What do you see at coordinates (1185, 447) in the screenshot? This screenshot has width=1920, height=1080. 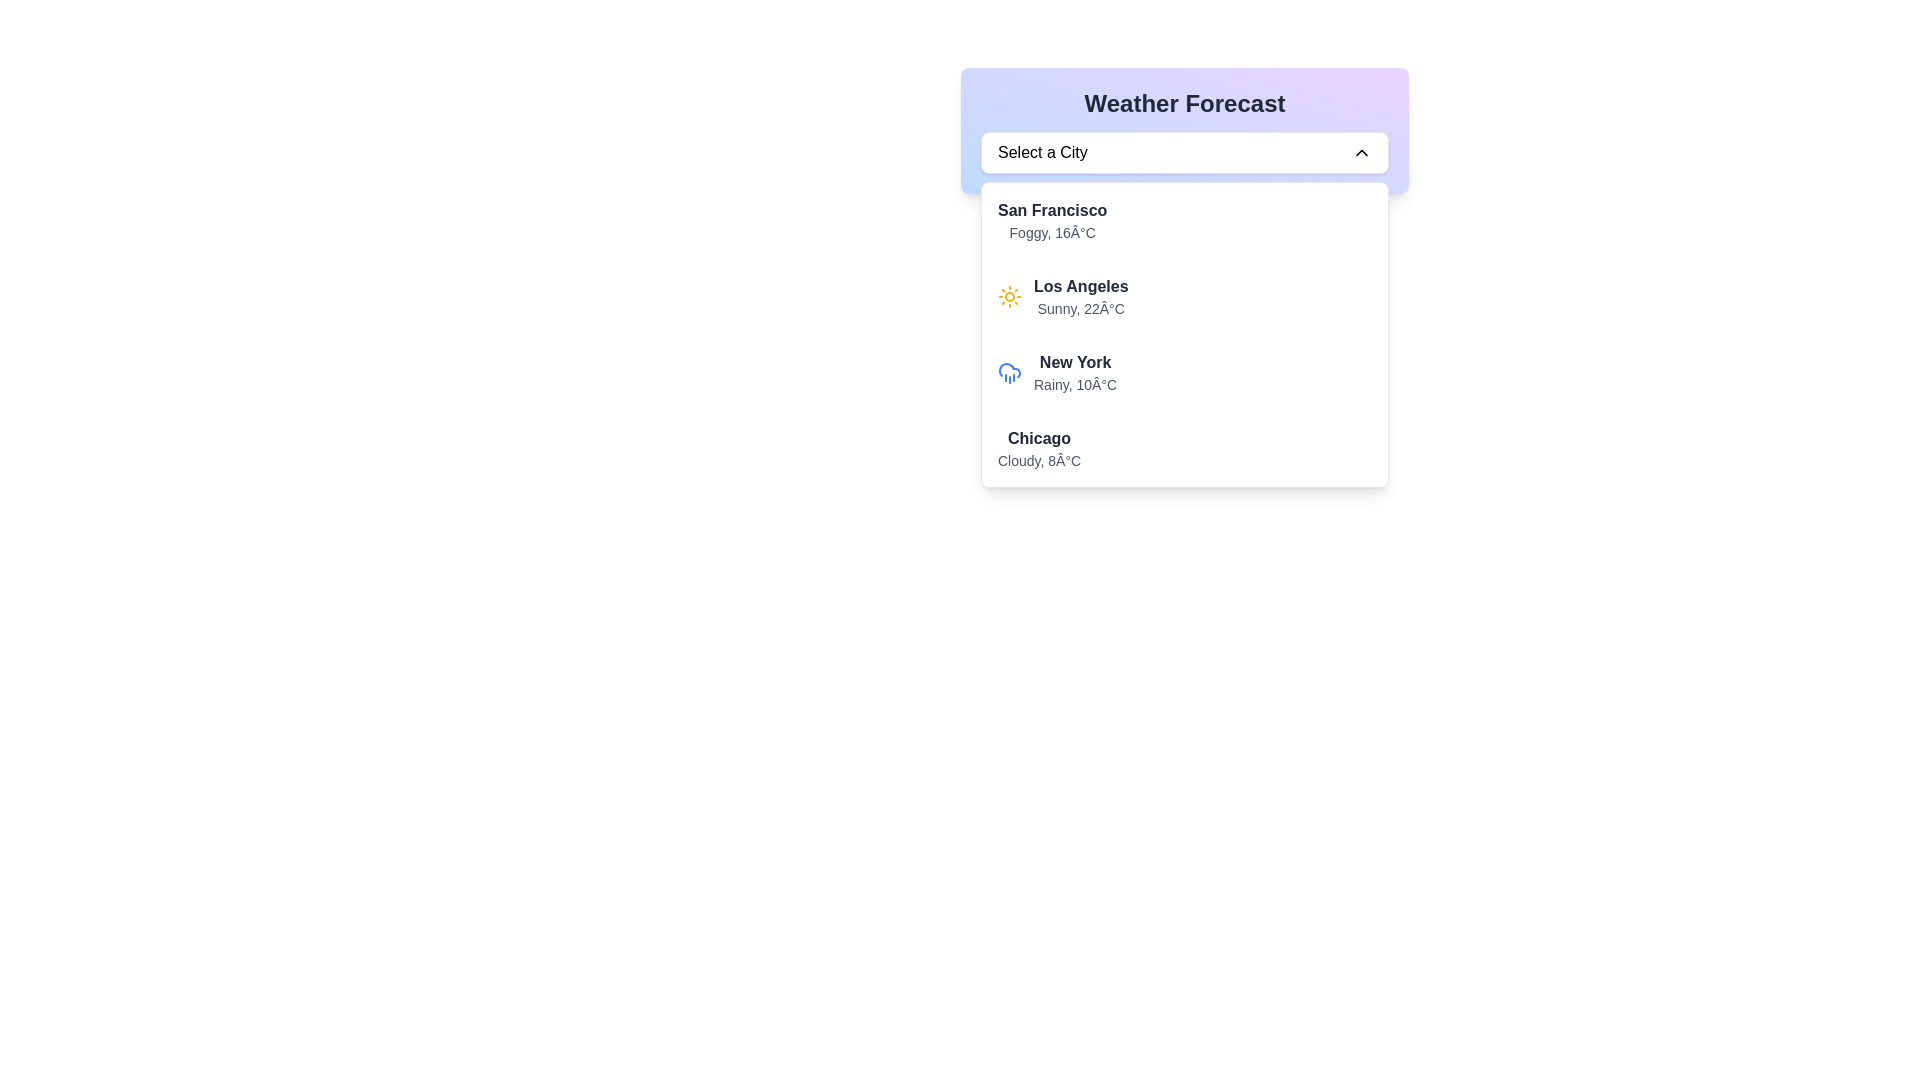 I see `weather information displayed in the static informational block for Chicago located in the dropdown menu` at bounding box center [1185, 447].